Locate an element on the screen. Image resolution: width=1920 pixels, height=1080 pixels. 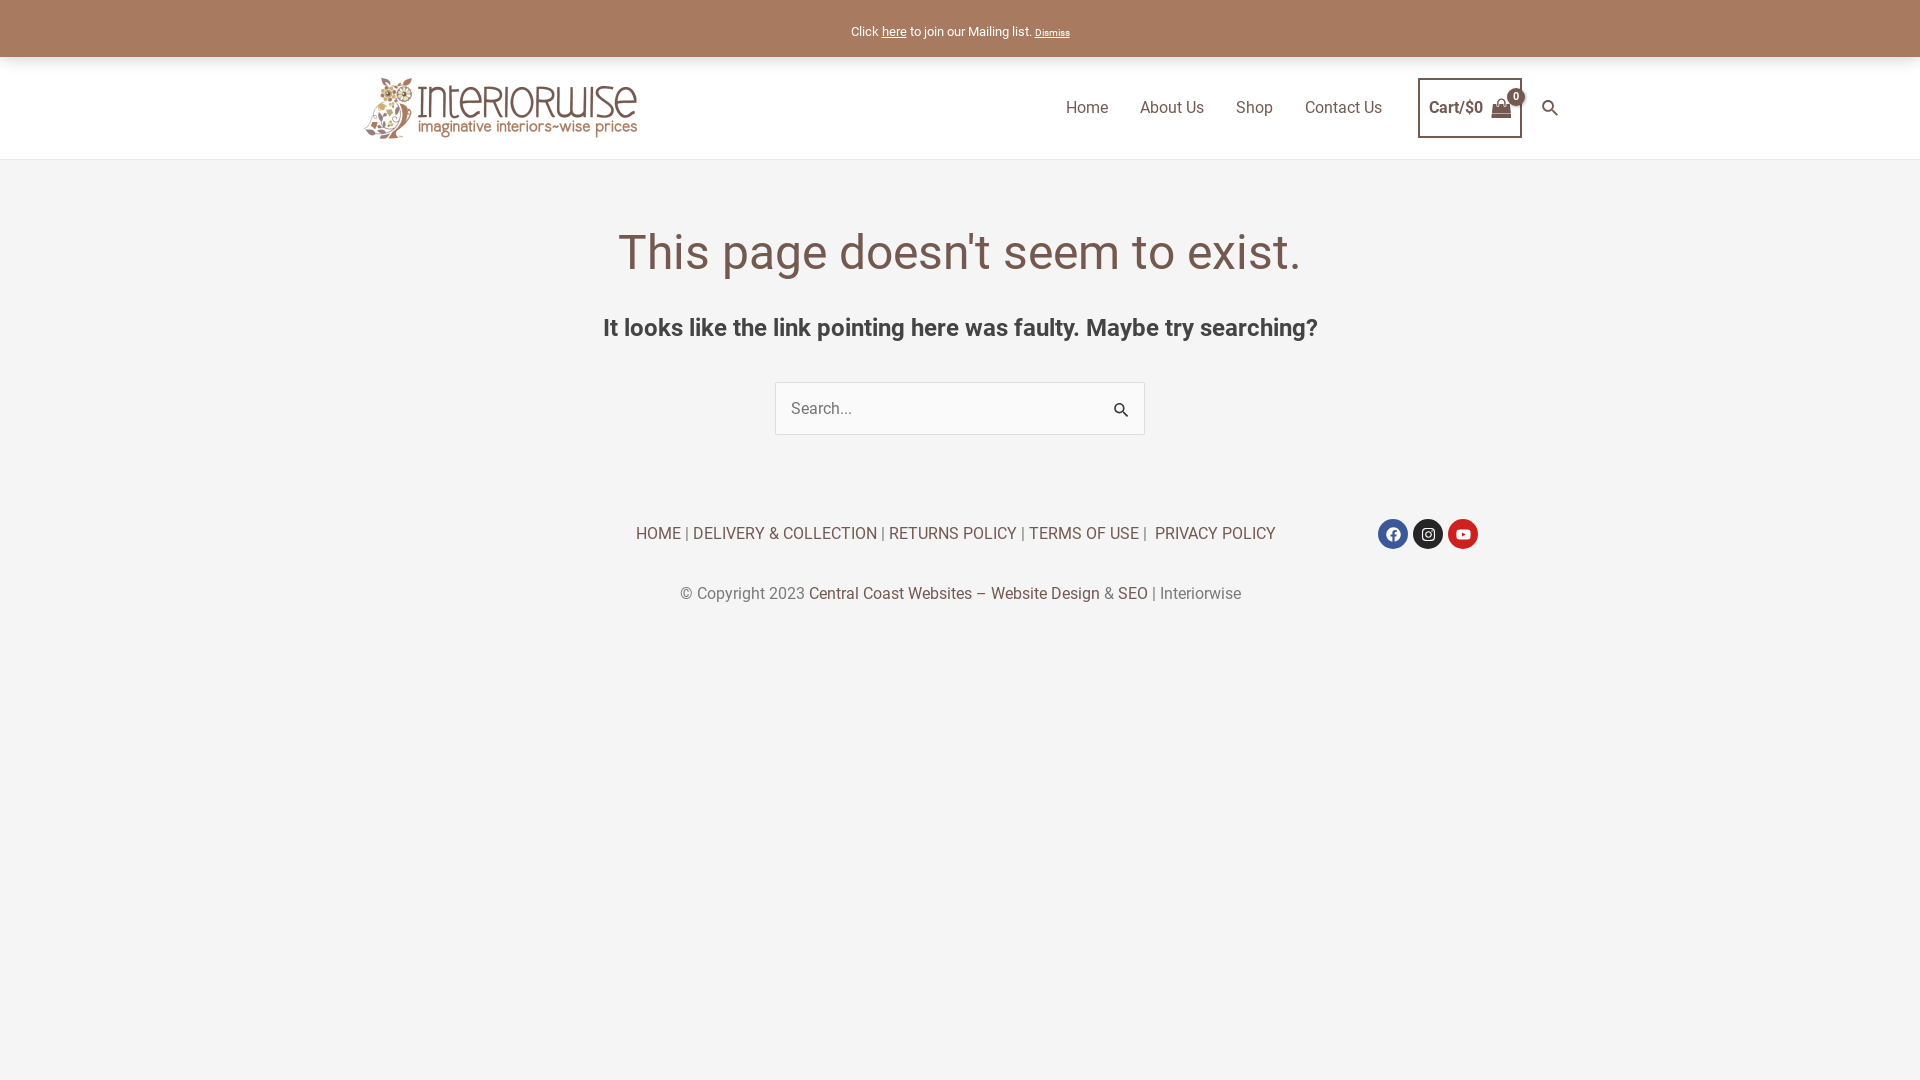
'Shop' is located at coordinates (1218, 108).